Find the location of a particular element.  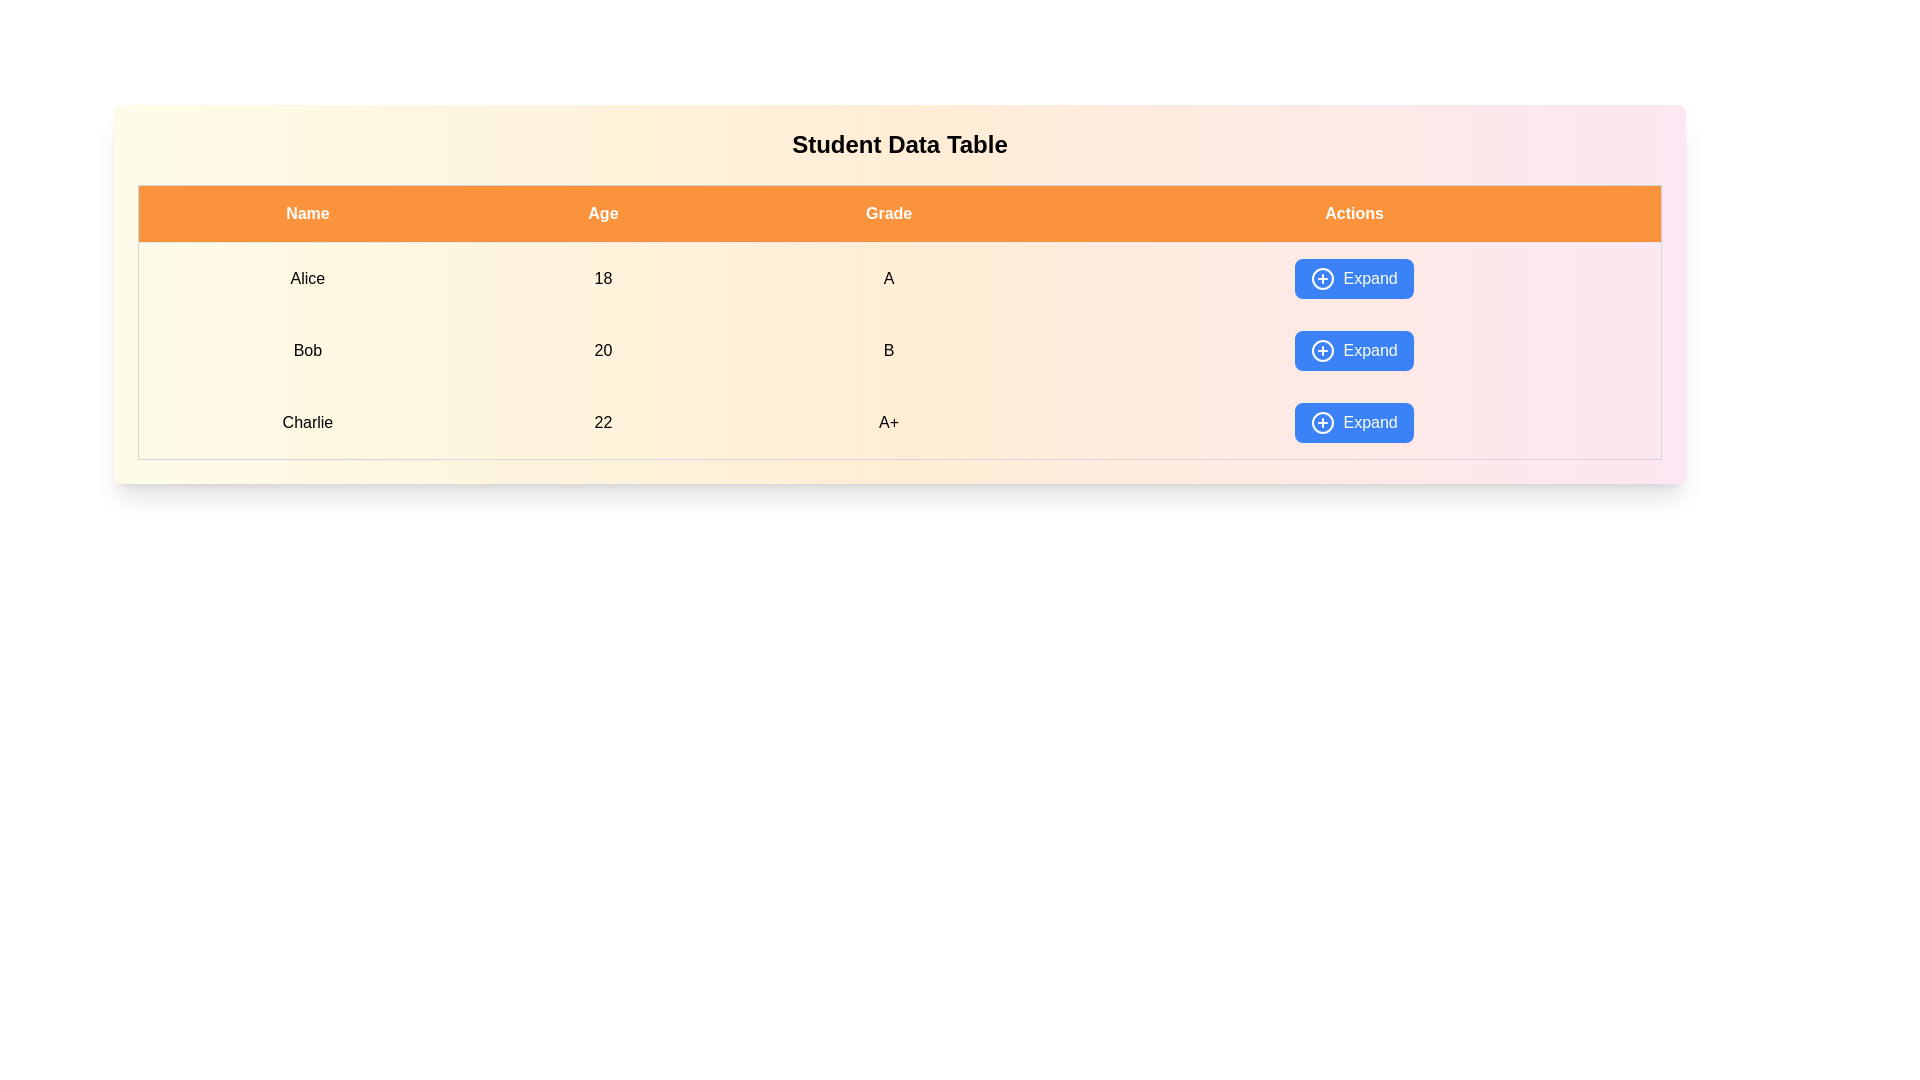

the static text element displaying the age of 'Charlie' in the 'Student Data Table', located in the third row and second column is located at coordinates (602, 422).